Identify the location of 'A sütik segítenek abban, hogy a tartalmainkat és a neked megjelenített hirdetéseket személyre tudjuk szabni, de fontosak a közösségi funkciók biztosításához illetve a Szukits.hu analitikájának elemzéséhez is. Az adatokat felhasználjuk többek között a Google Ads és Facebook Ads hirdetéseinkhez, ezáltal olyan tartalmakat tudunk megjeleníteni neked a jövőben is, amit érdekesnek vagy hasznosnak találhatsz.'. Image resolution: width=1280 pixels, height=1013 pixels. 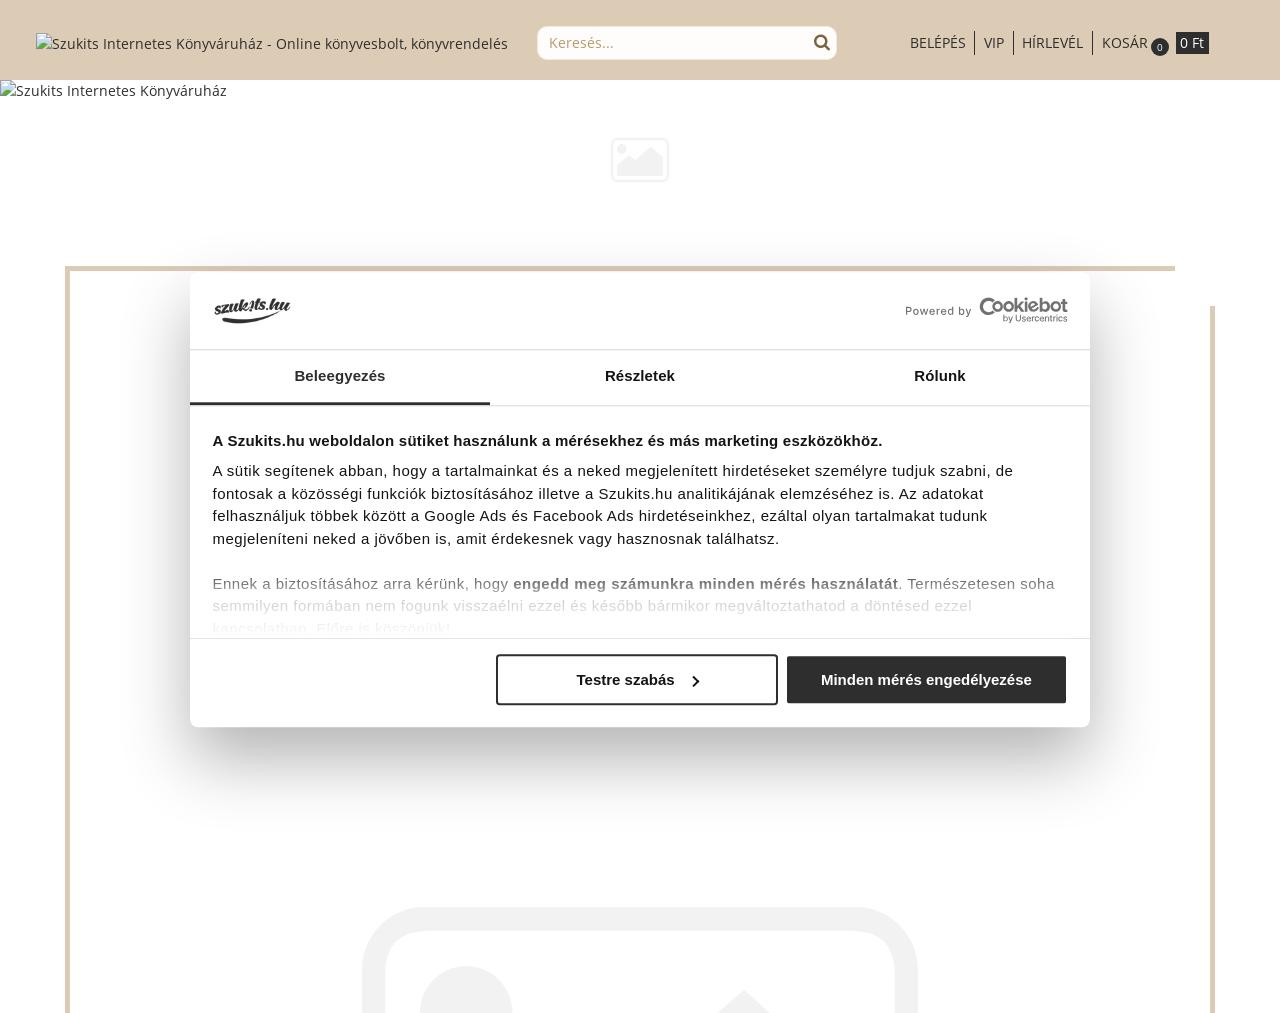
(211, 503).